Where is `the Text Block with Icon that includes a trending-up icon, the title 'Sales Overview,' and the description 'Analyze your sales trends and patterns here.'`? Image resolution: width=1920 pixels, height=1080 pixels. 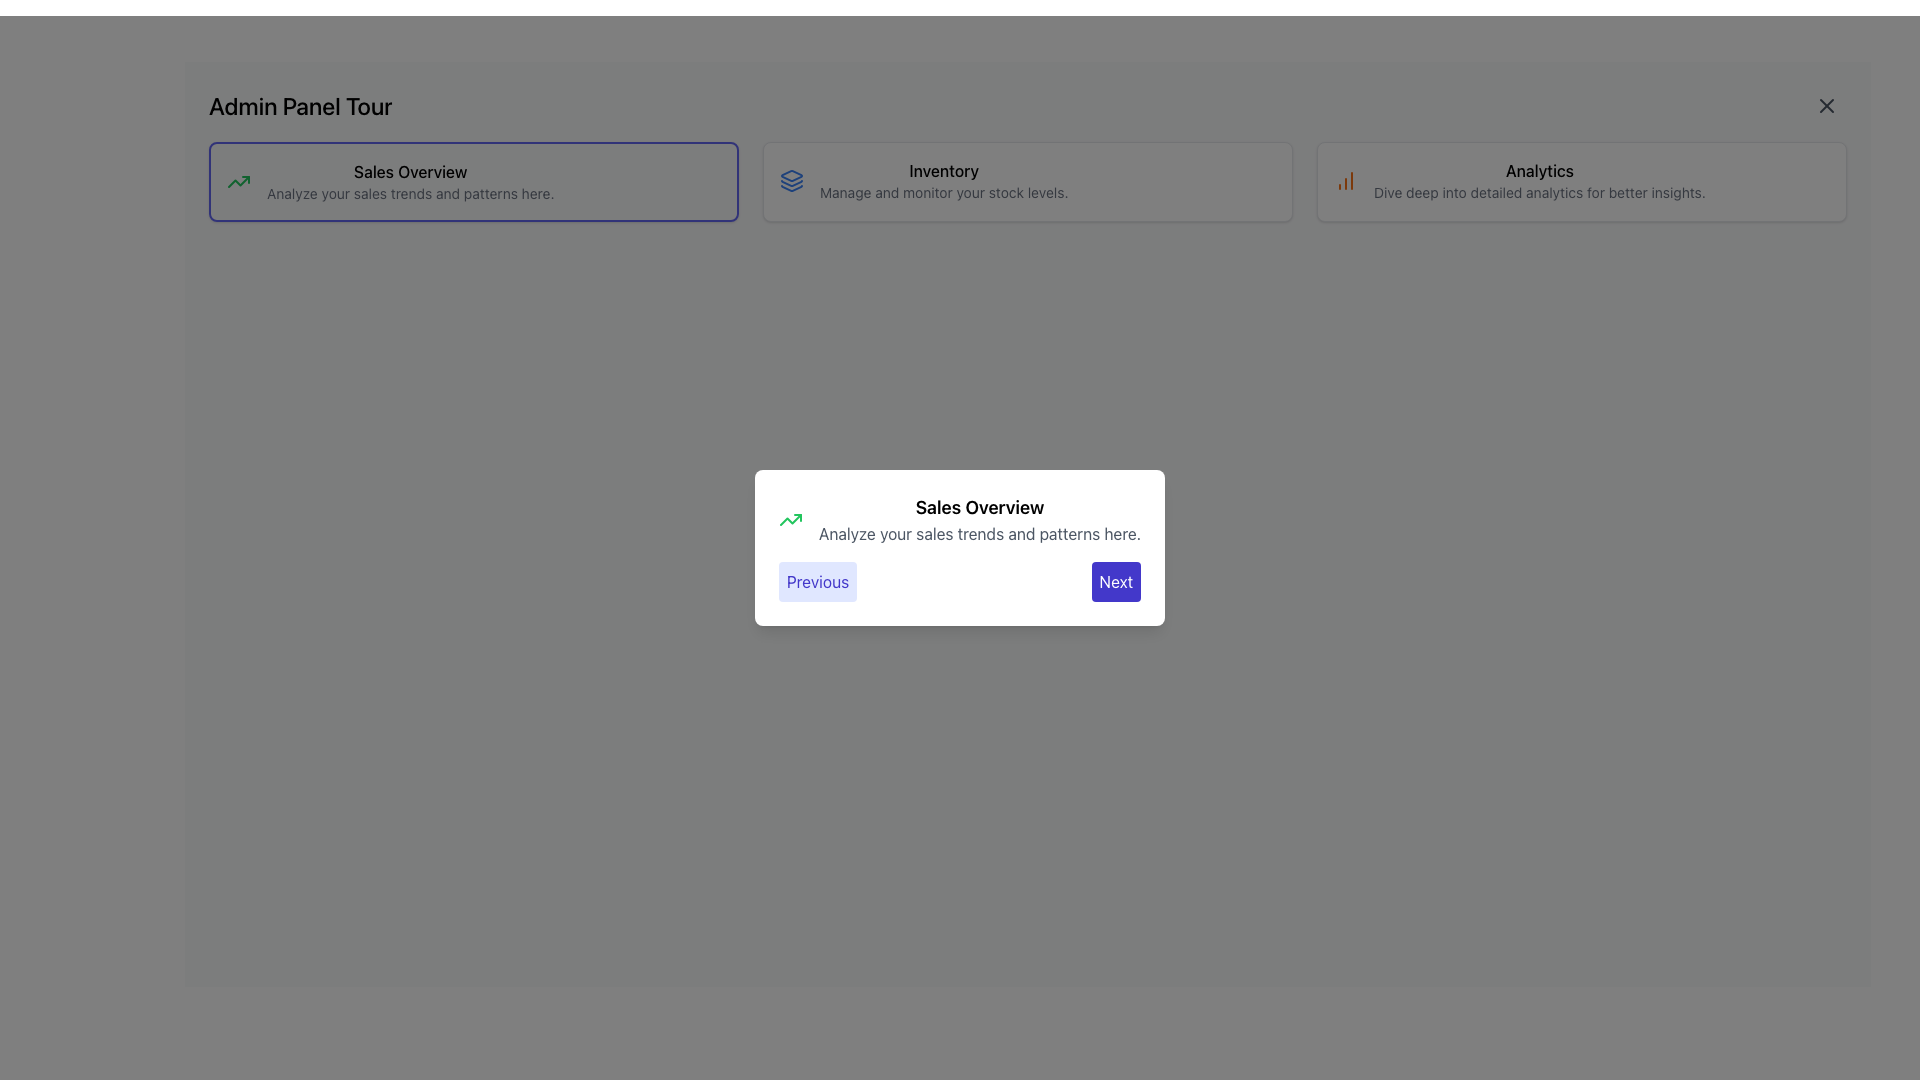 the Text Block with Icon that includes a trending-up icon, the title 'Sales Overview,' and the description 'Analyze your sales trends and patterns here.' is located at coordinates (473, 181).